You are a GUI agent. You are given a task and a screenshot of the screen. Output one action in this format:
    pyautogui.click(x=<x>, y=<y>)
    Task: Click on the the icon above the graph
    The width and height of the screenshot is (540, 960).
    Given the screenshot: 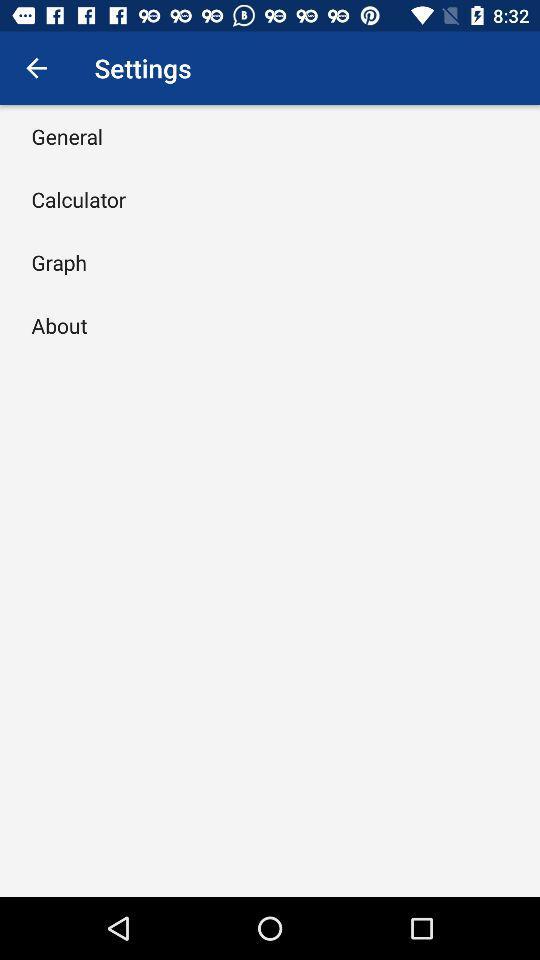 What is the action you would take?
    pyautogui.click(x=77, y=199)
    